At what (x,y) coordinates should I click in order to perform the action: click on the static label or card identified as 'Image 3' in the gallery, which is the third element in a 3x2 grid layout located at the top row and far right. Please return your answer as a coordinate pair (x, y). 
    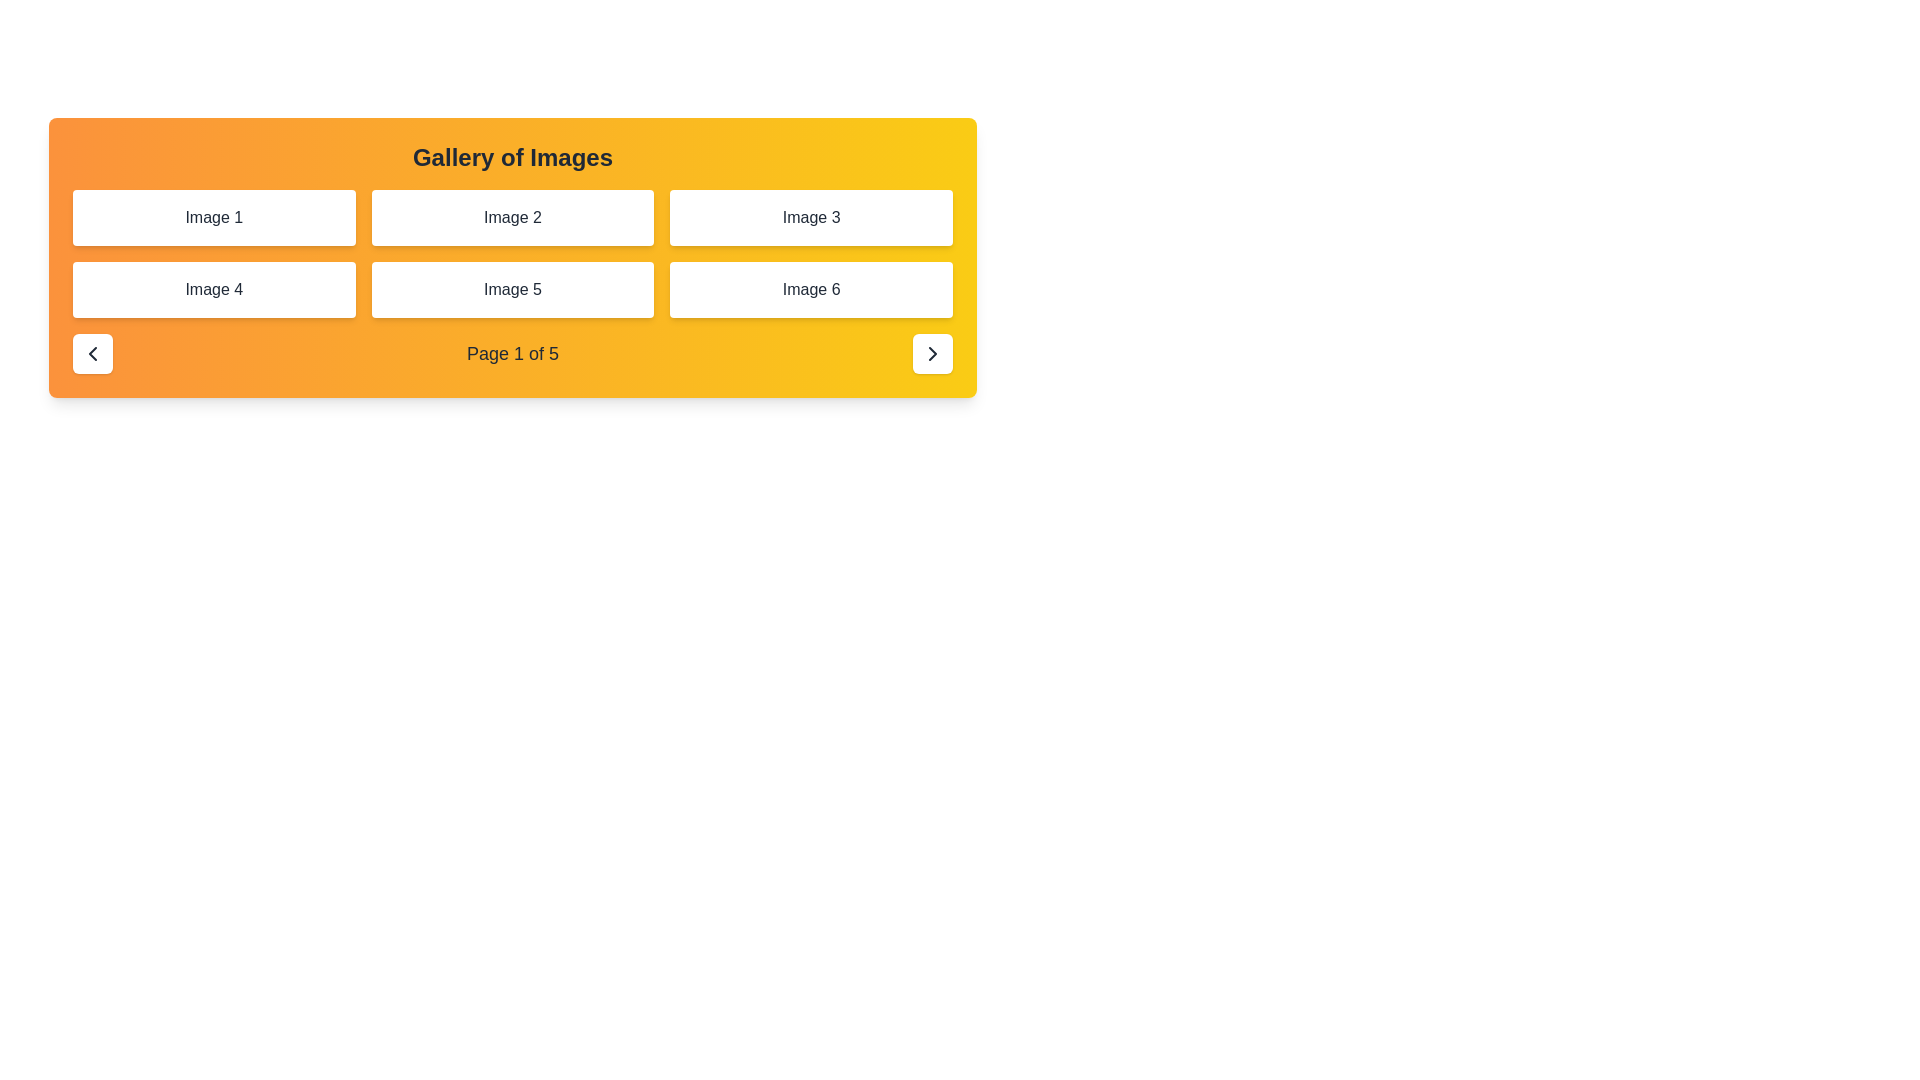
    Looking at the image, I should click on (811, 218).